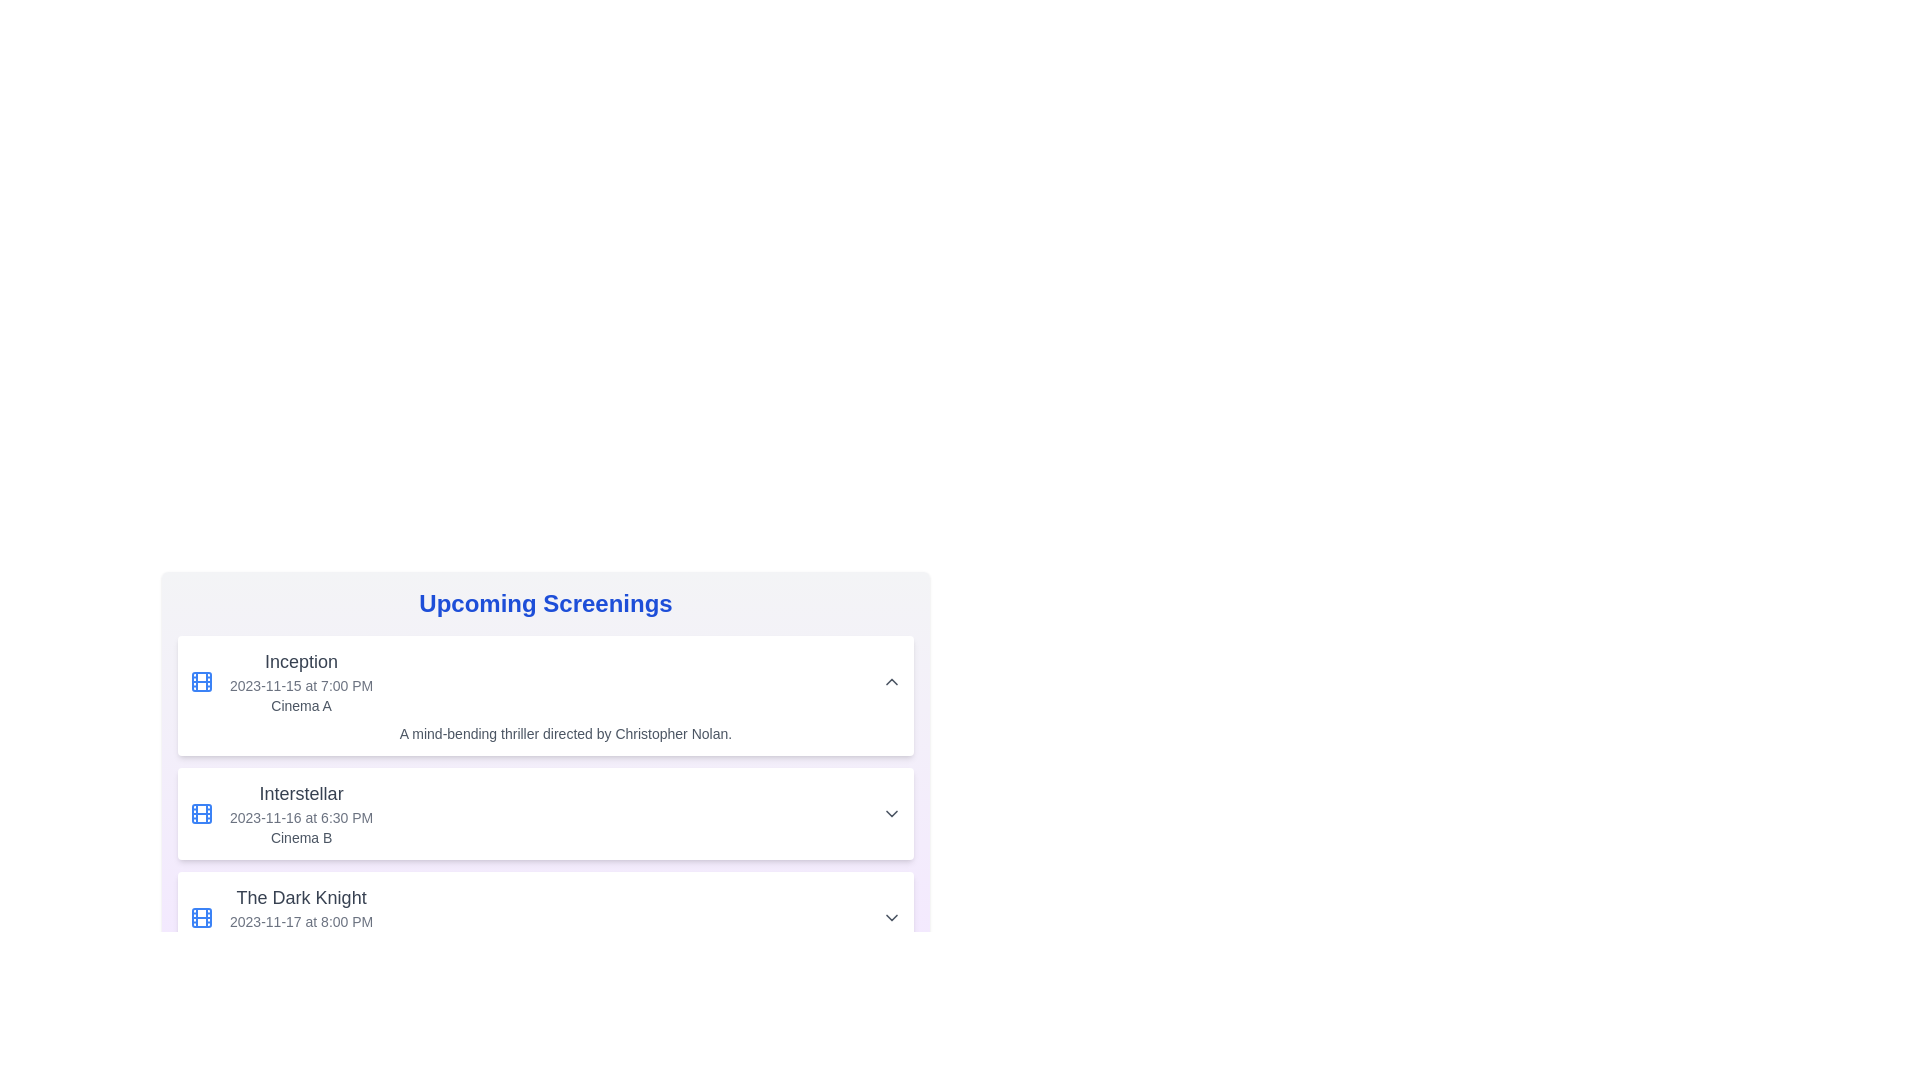 The width and height of the screenshot is (1920, 1080). What do you see at coordinates (201, 918) in the screenshot?
I see `the movie screening icon that represents 'The Dark Knight' event for visual identification` at bounding box center [201, 918].